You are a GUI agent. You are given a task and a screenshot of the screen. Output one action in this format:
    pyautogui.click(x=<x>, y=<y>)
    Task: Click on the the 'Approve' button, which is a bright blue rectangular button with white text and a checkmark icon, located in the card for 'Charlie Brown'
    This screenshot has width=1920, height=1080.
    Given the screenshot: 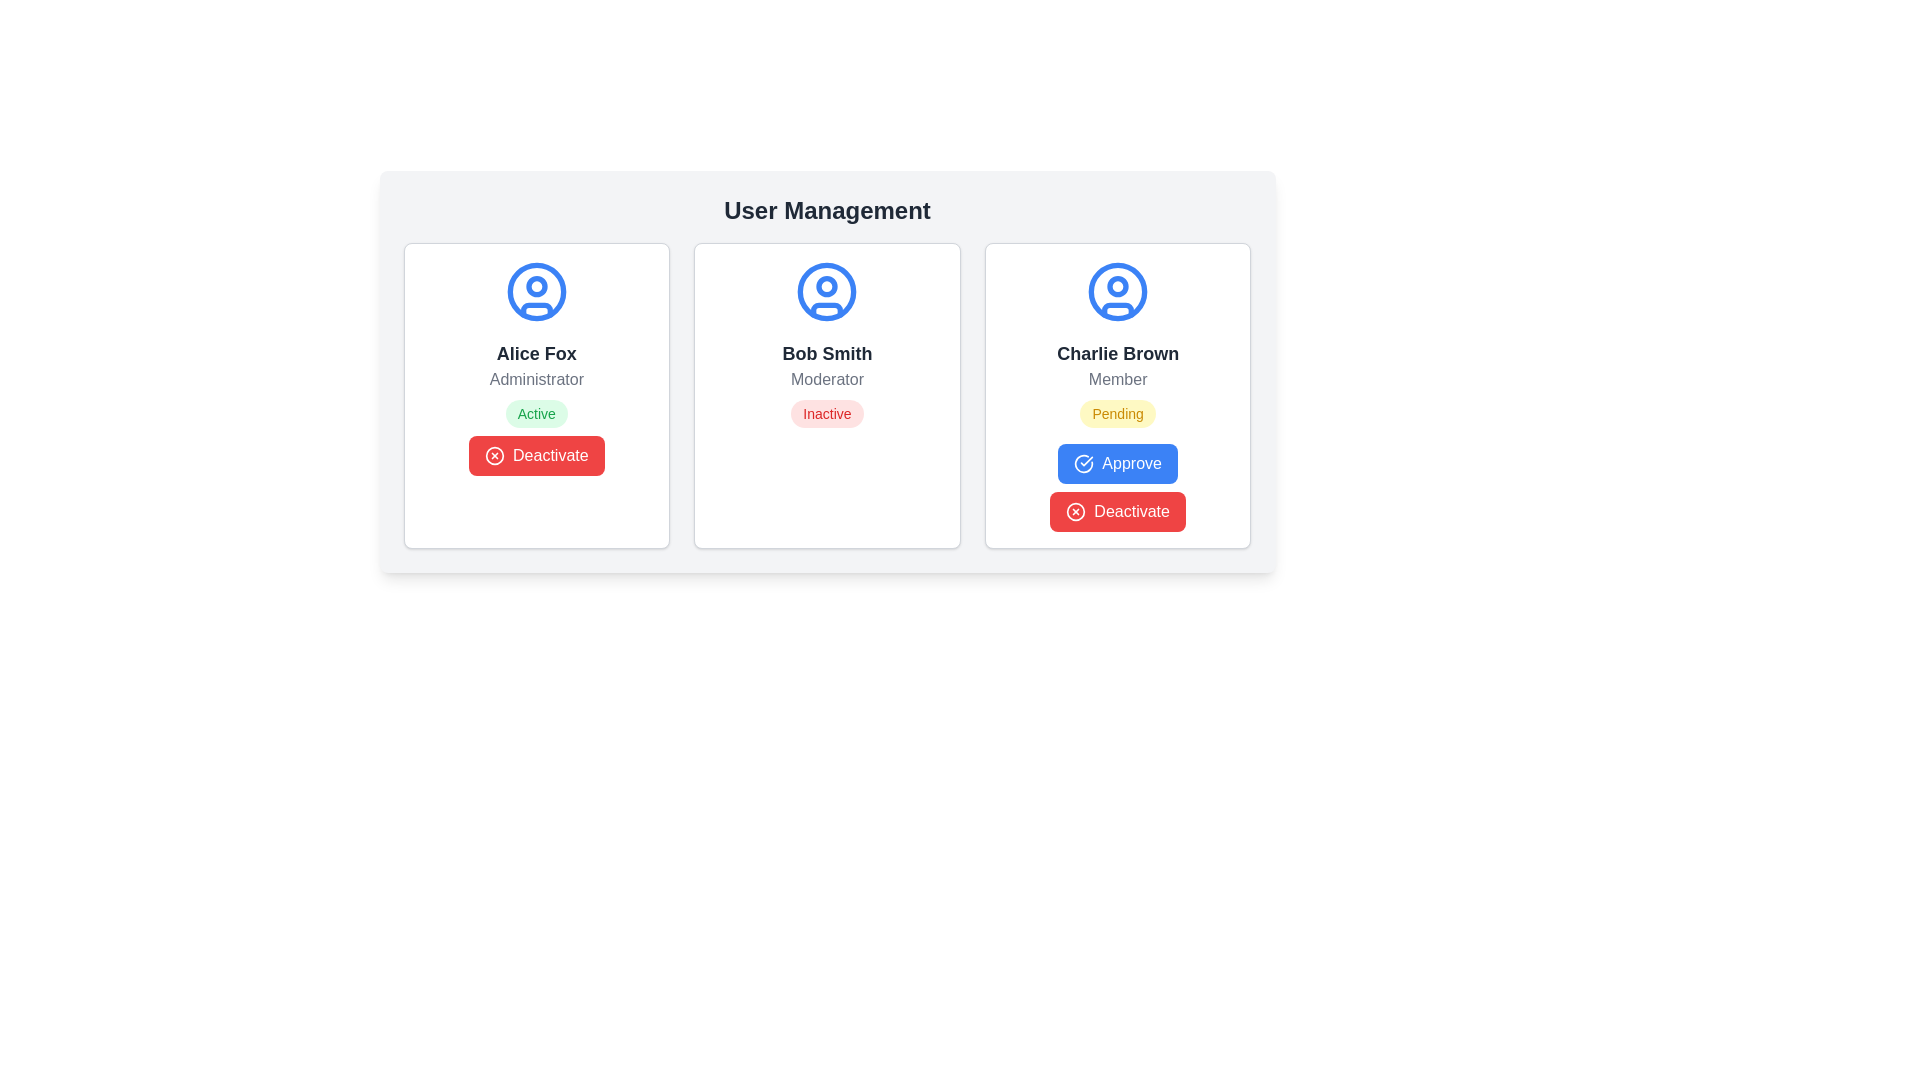 What is the action you would take?
    pyautogui.click(x=1117, y=463)
    